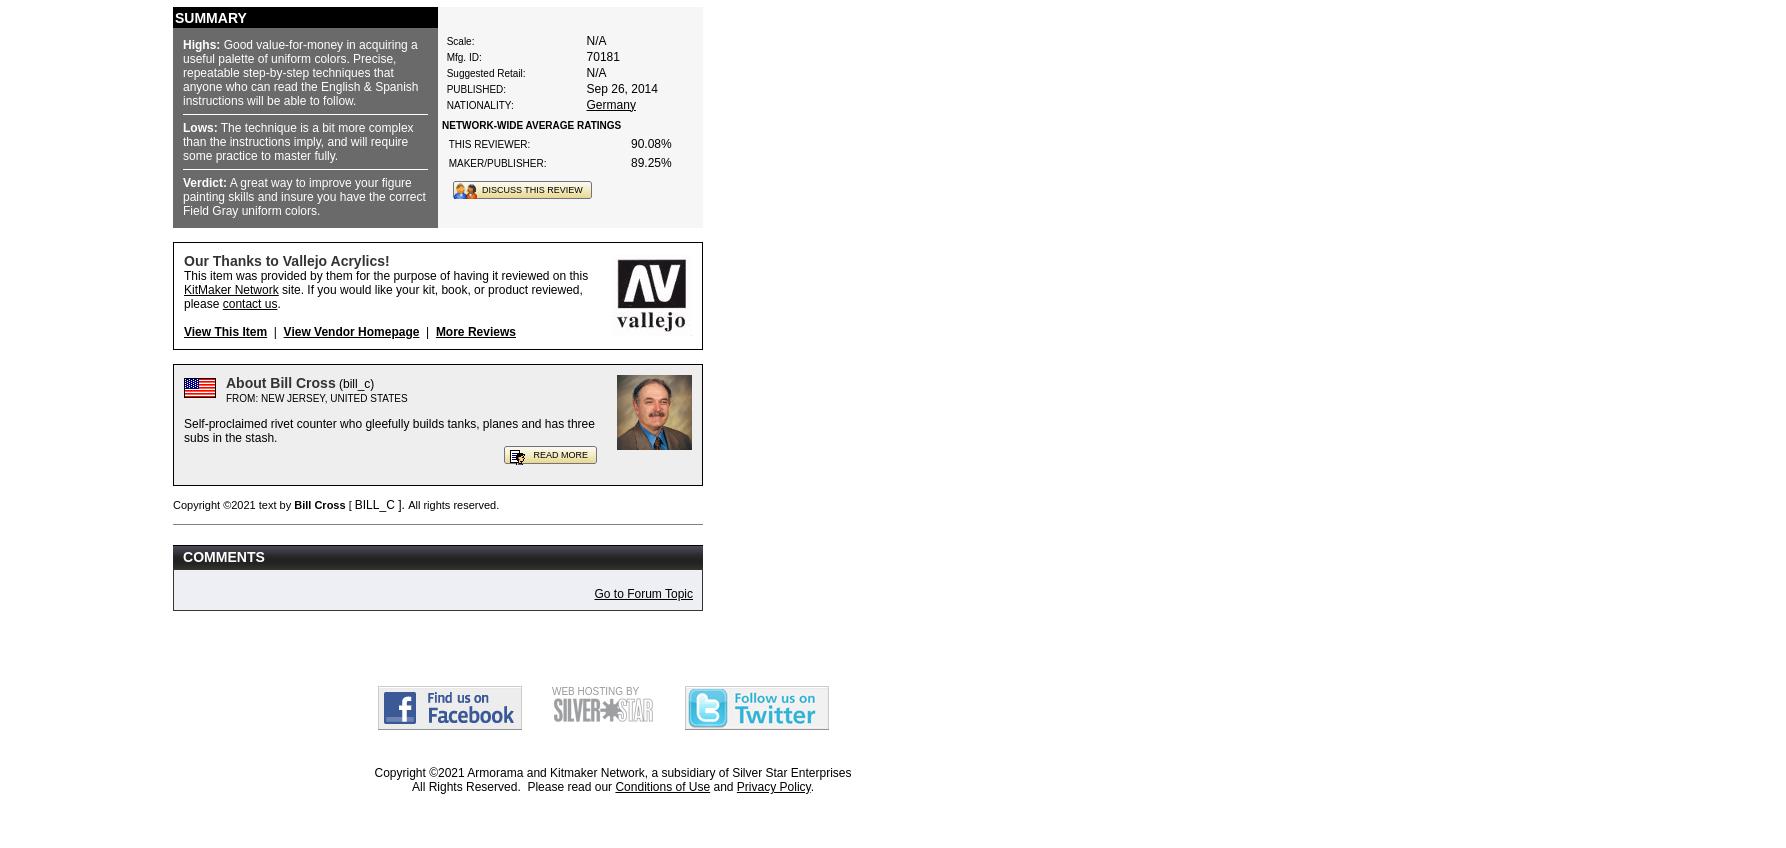 This screenshot has height=848, width=1786. Describe the element at coordinates (382, 296) in the screenshot. I see `'site. If you would like your kit, book, or product reviewed, please'` at that location.